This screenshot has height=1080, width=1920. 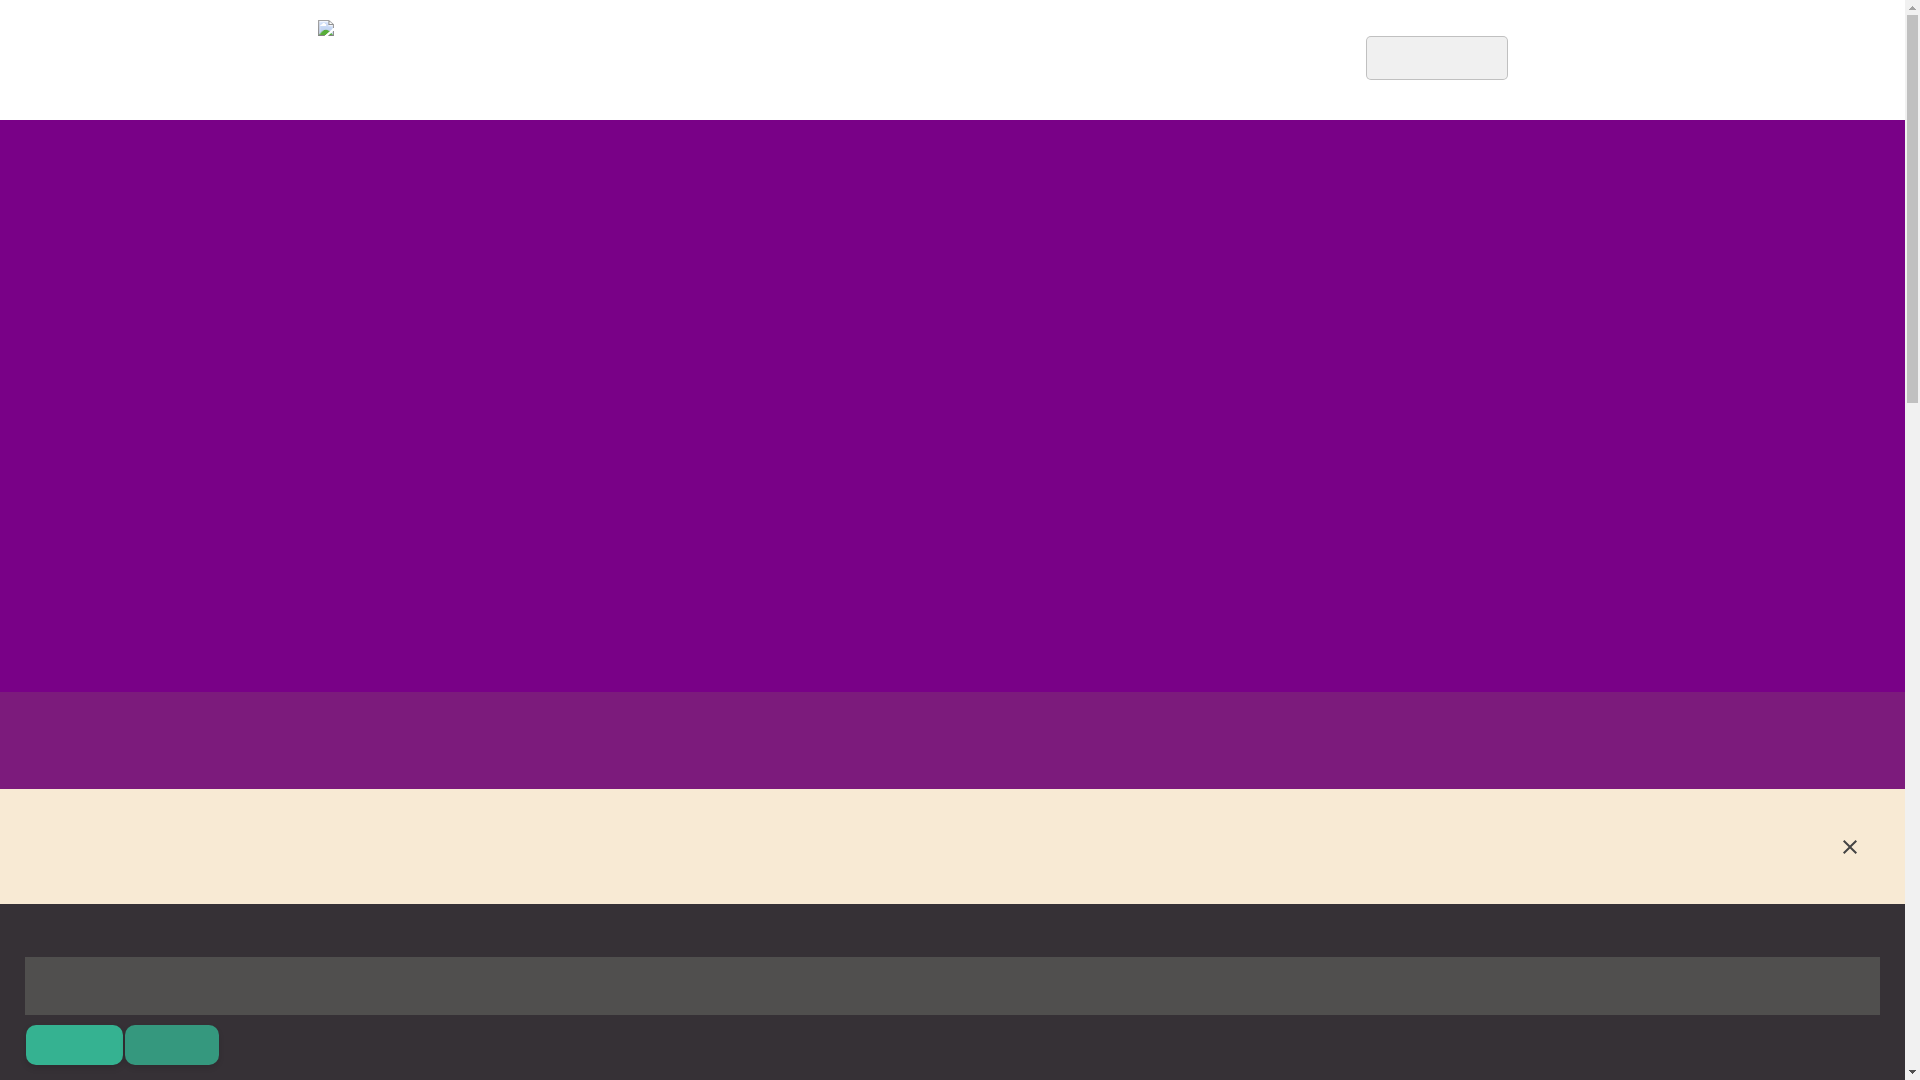 What do you see at coordinates (380, 59) in the screenshot?
I see `'Go to site home page'` at bounding box center [380, 59].